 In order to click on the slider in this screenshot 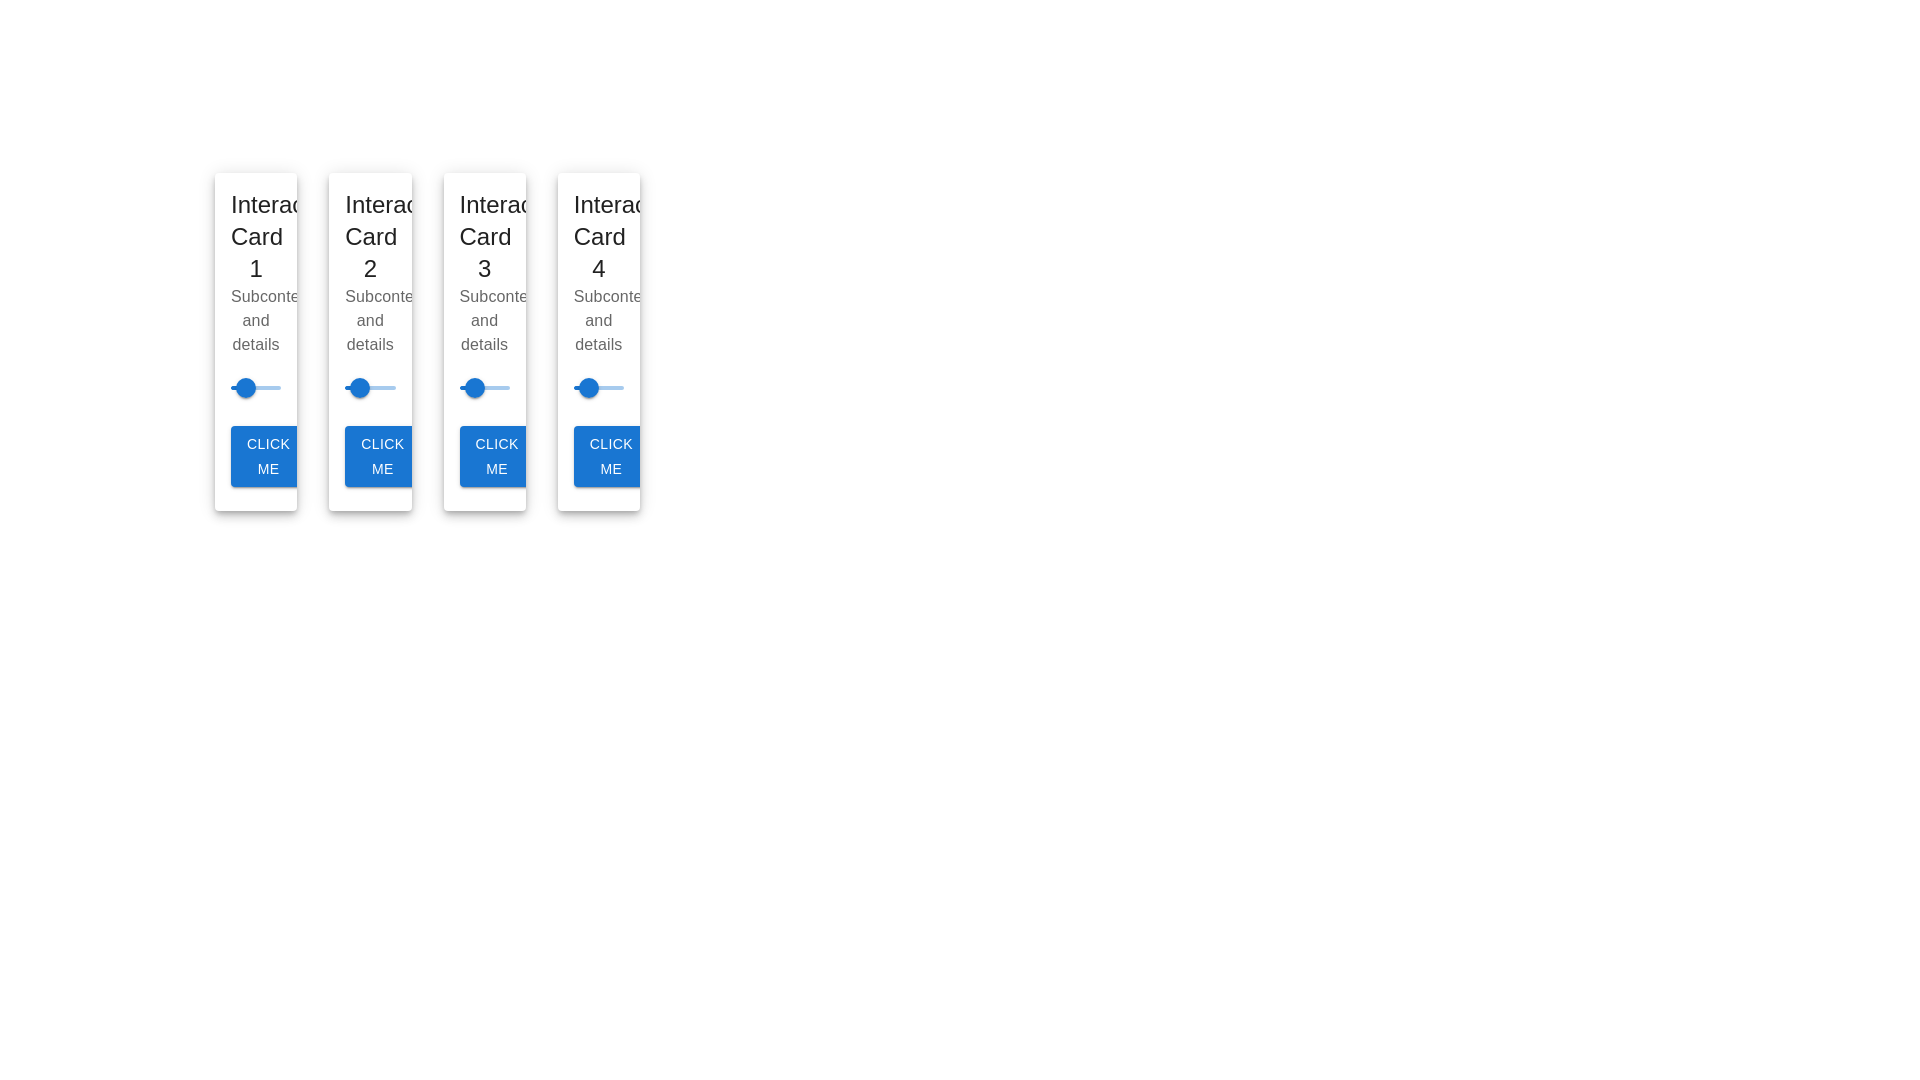, I will do `click(372, 388)`.